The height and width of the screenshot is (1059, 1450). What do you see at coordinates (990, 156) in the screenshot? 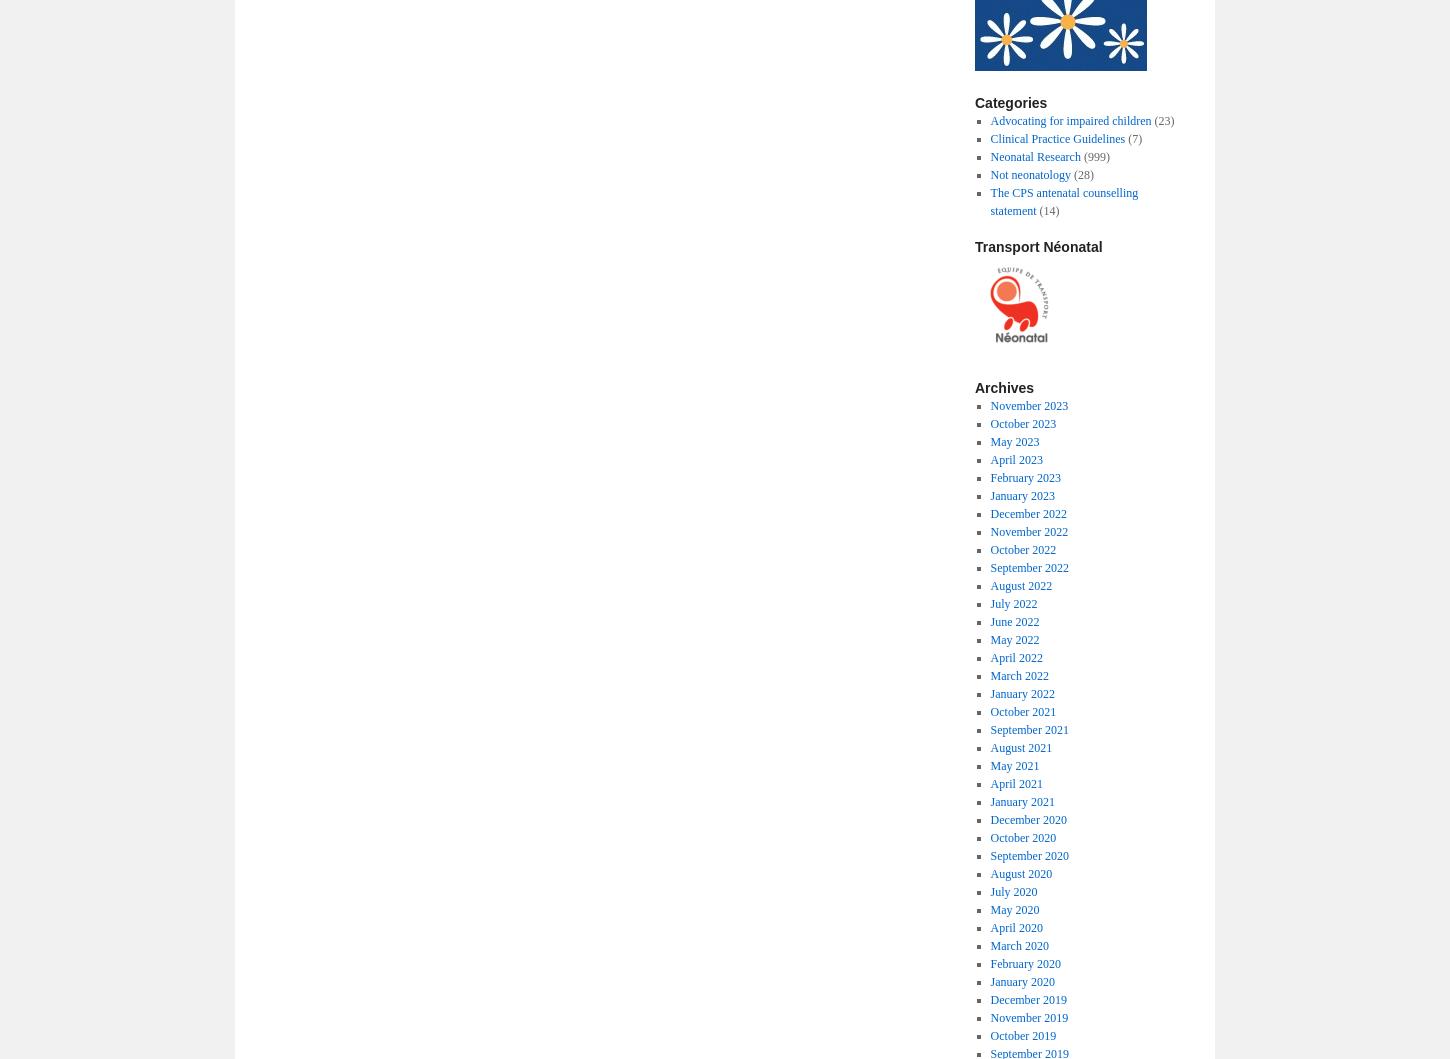
I see `'Neonatal Research'` at bounding box center [990, 156].